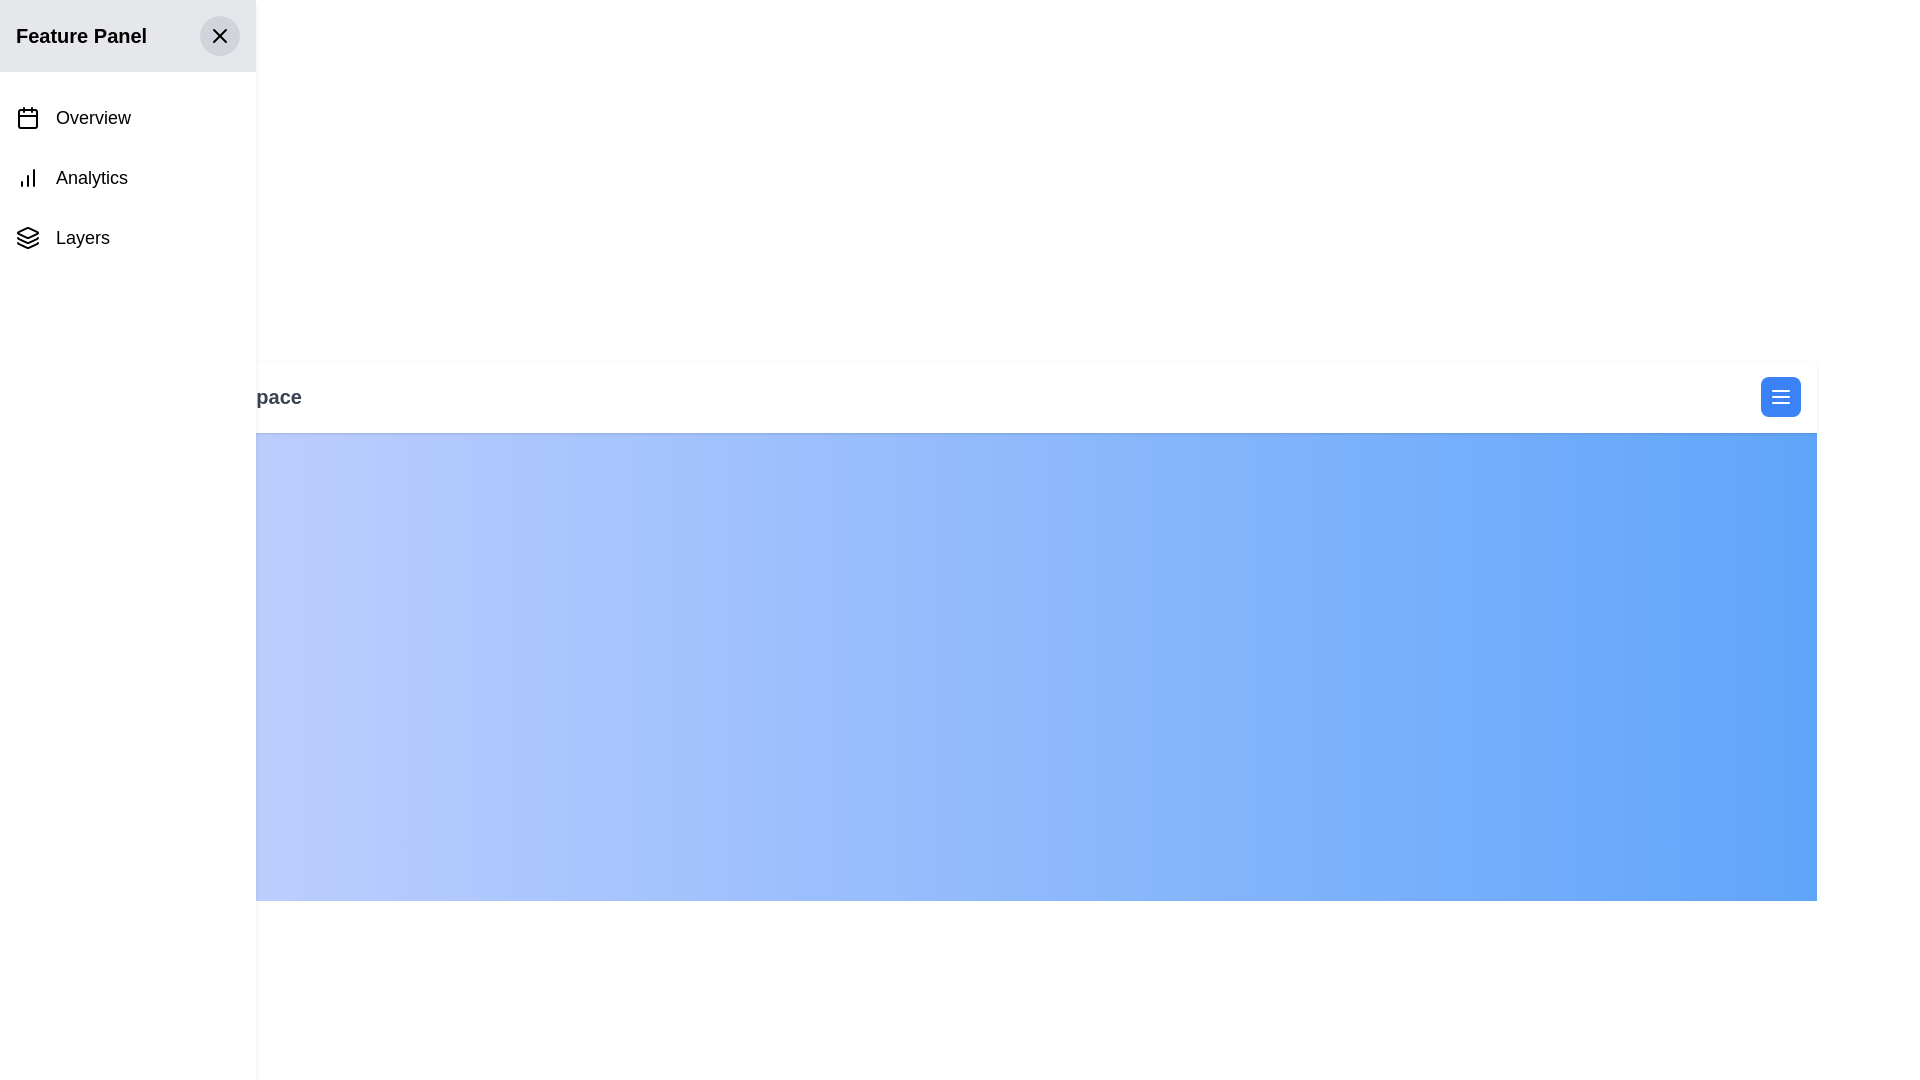  I want to click on the menu icon, which consists of three horizontal lines arranged vertically, located within a rounded rectangular button in the top-right corner of the interface, so click(1780, 397).